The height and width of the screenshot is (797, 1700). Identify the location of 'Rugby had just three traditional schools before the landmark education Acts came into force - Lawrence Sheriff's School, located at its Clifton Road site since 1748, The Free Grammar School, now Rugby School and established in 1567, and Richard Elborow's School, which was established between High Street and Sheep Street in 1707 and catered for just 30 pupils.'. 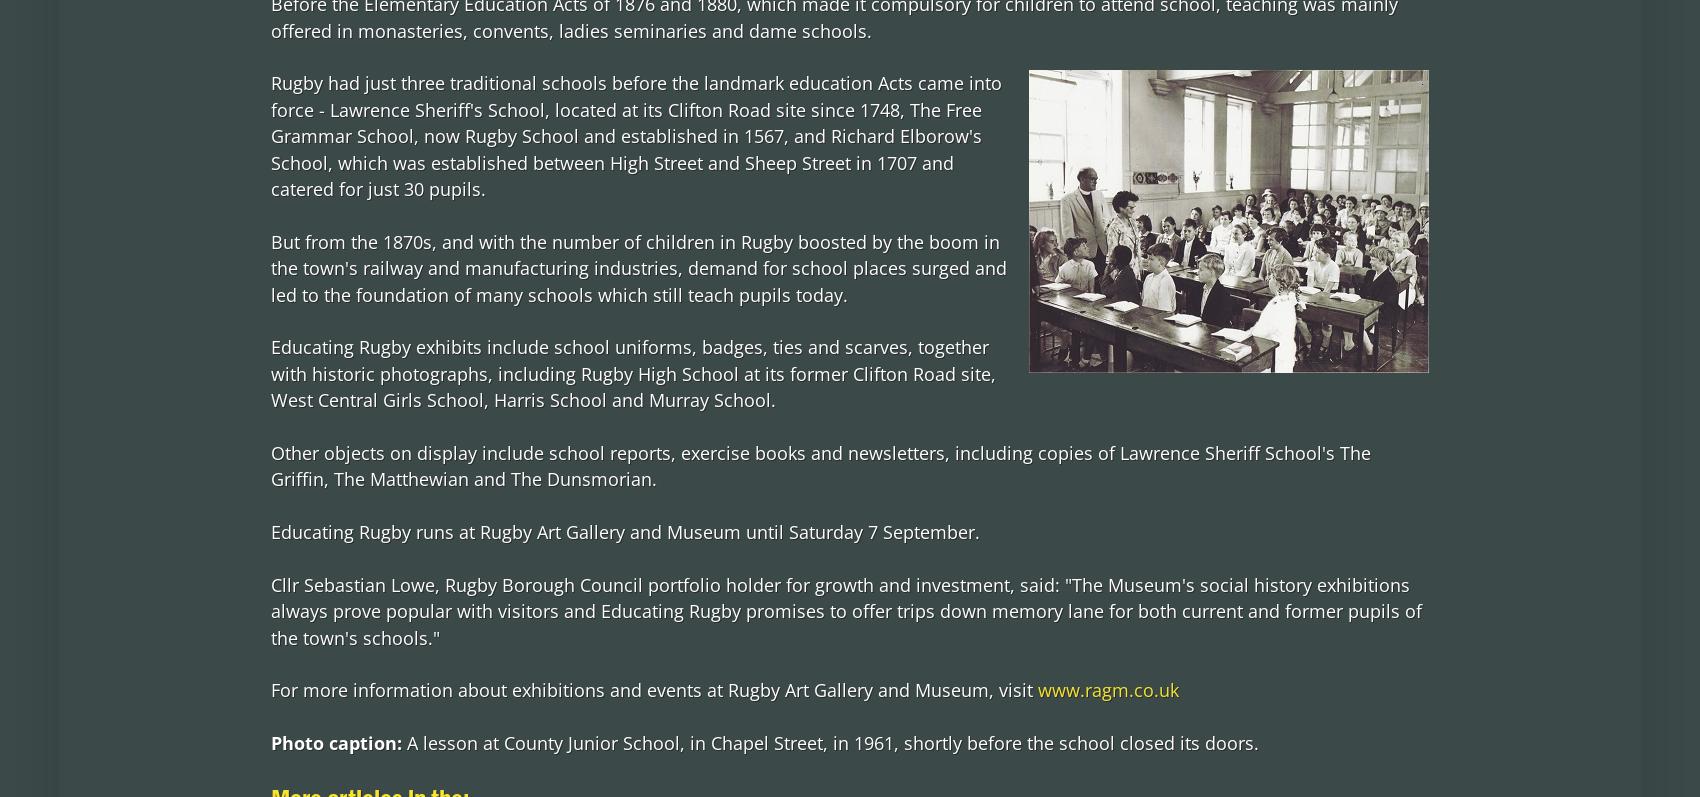
(634, 134).